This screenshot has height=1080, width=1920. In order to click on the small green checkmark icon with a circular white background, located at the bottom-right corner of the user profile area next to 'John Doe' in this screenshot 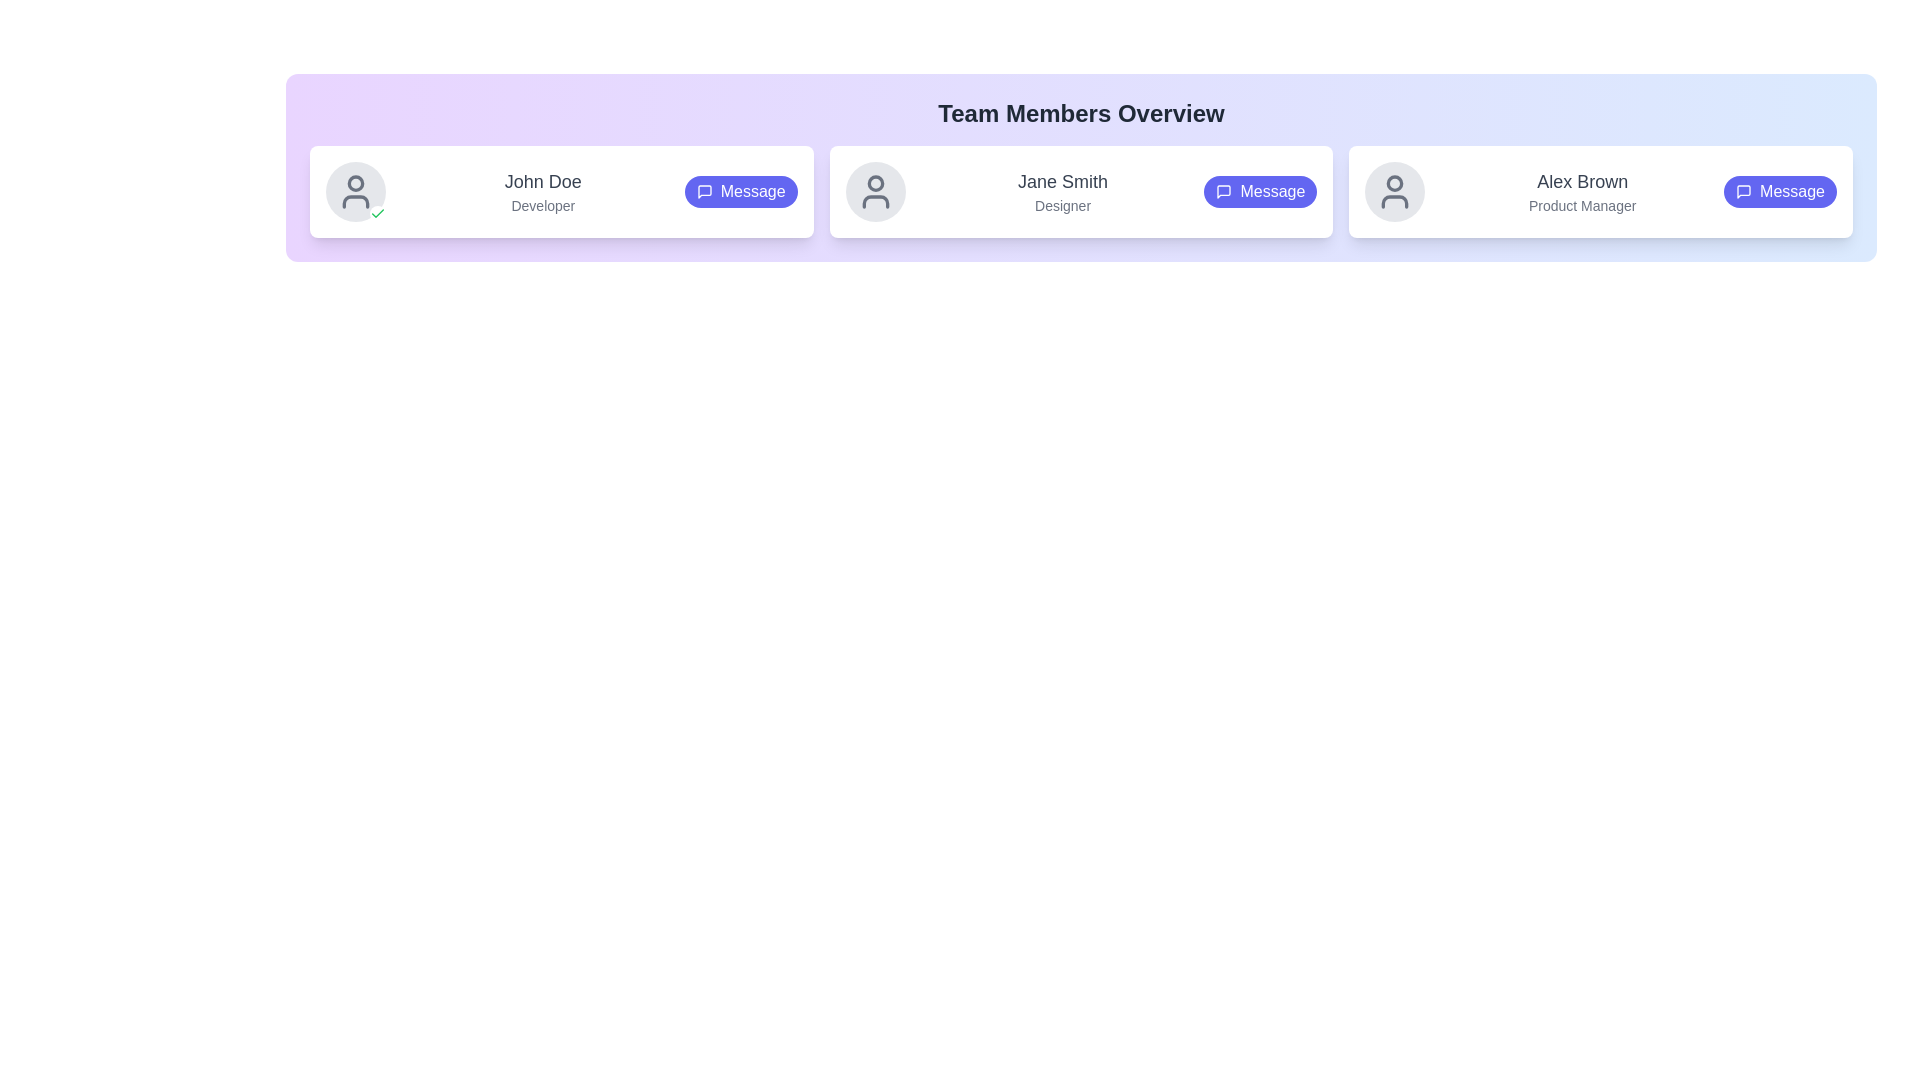, I will do `click(378, 213)`.